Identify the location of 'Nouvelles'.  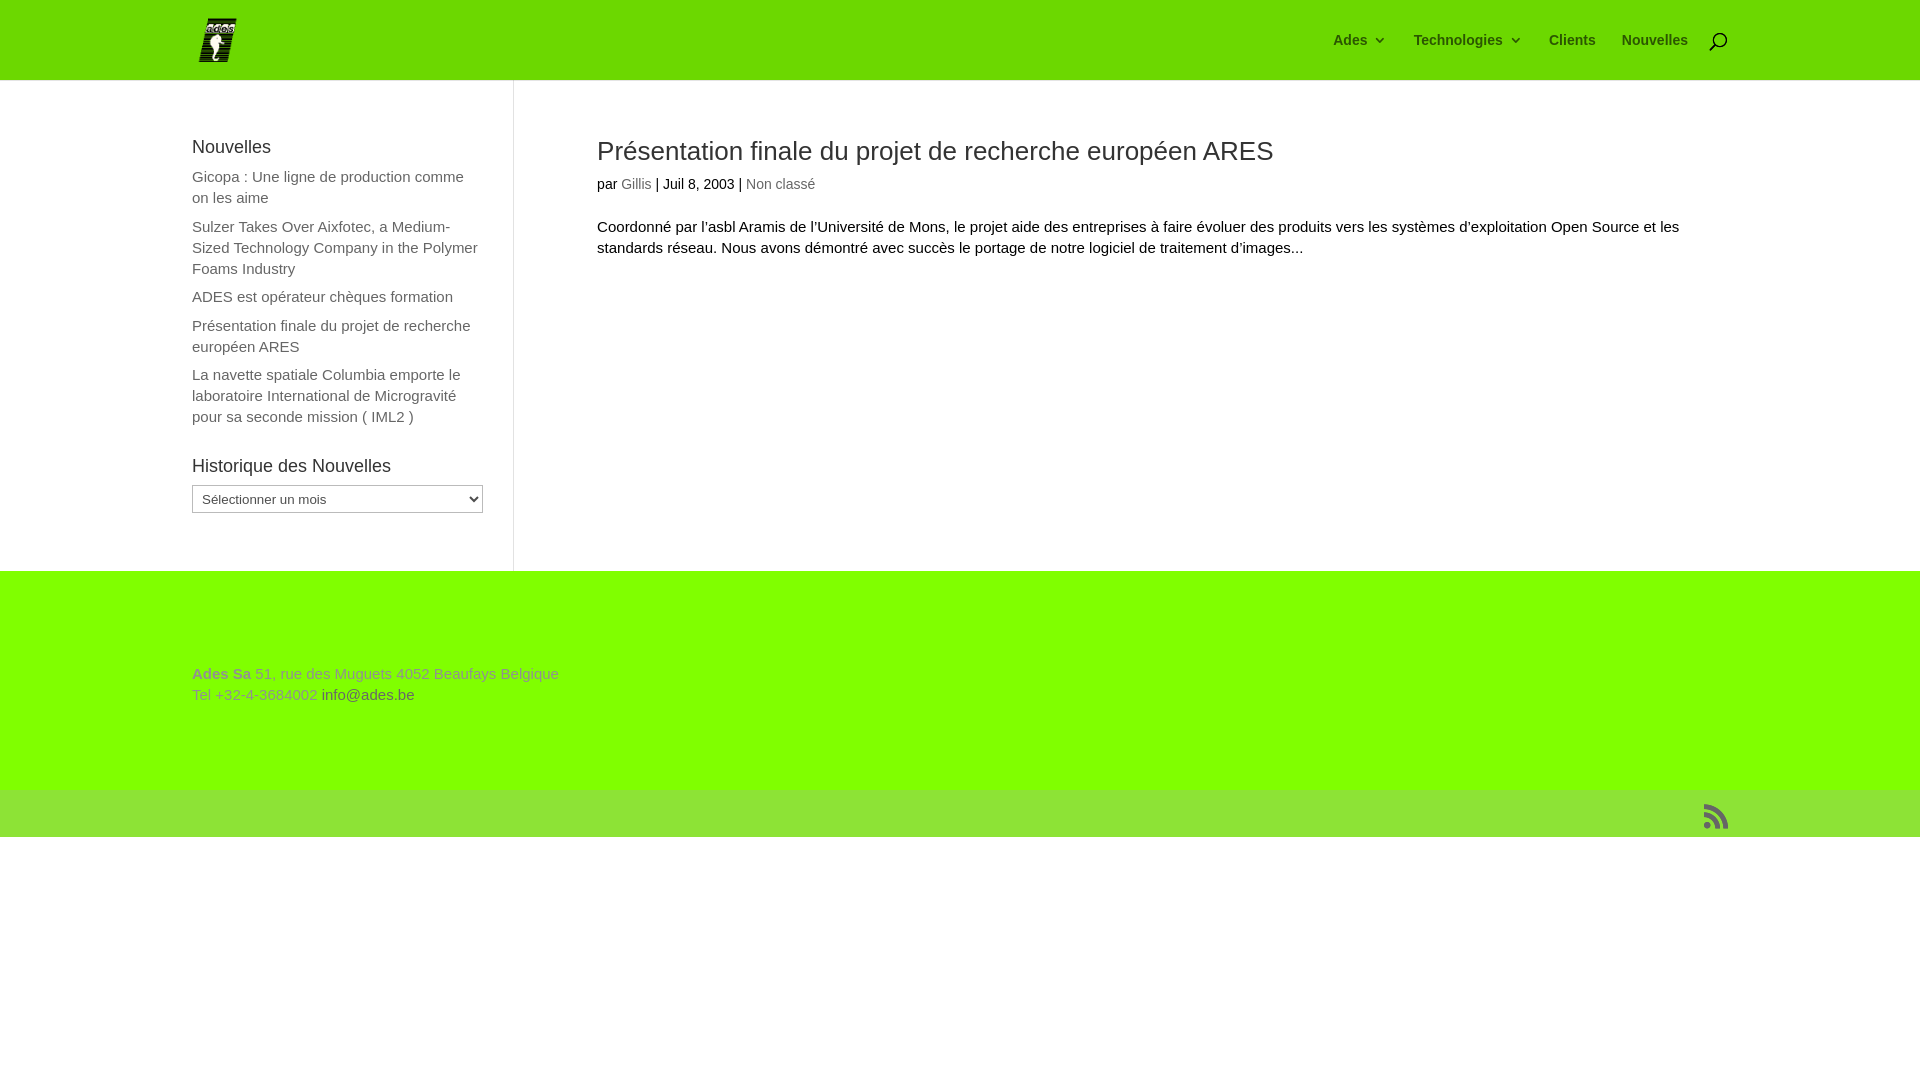
(1655, 55).